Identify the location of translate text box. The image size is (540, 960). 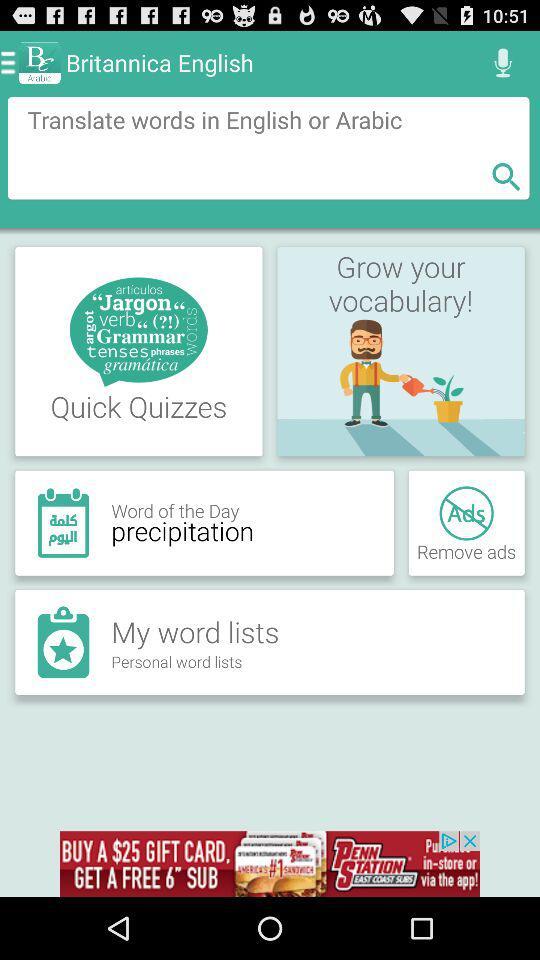
(268, 147).